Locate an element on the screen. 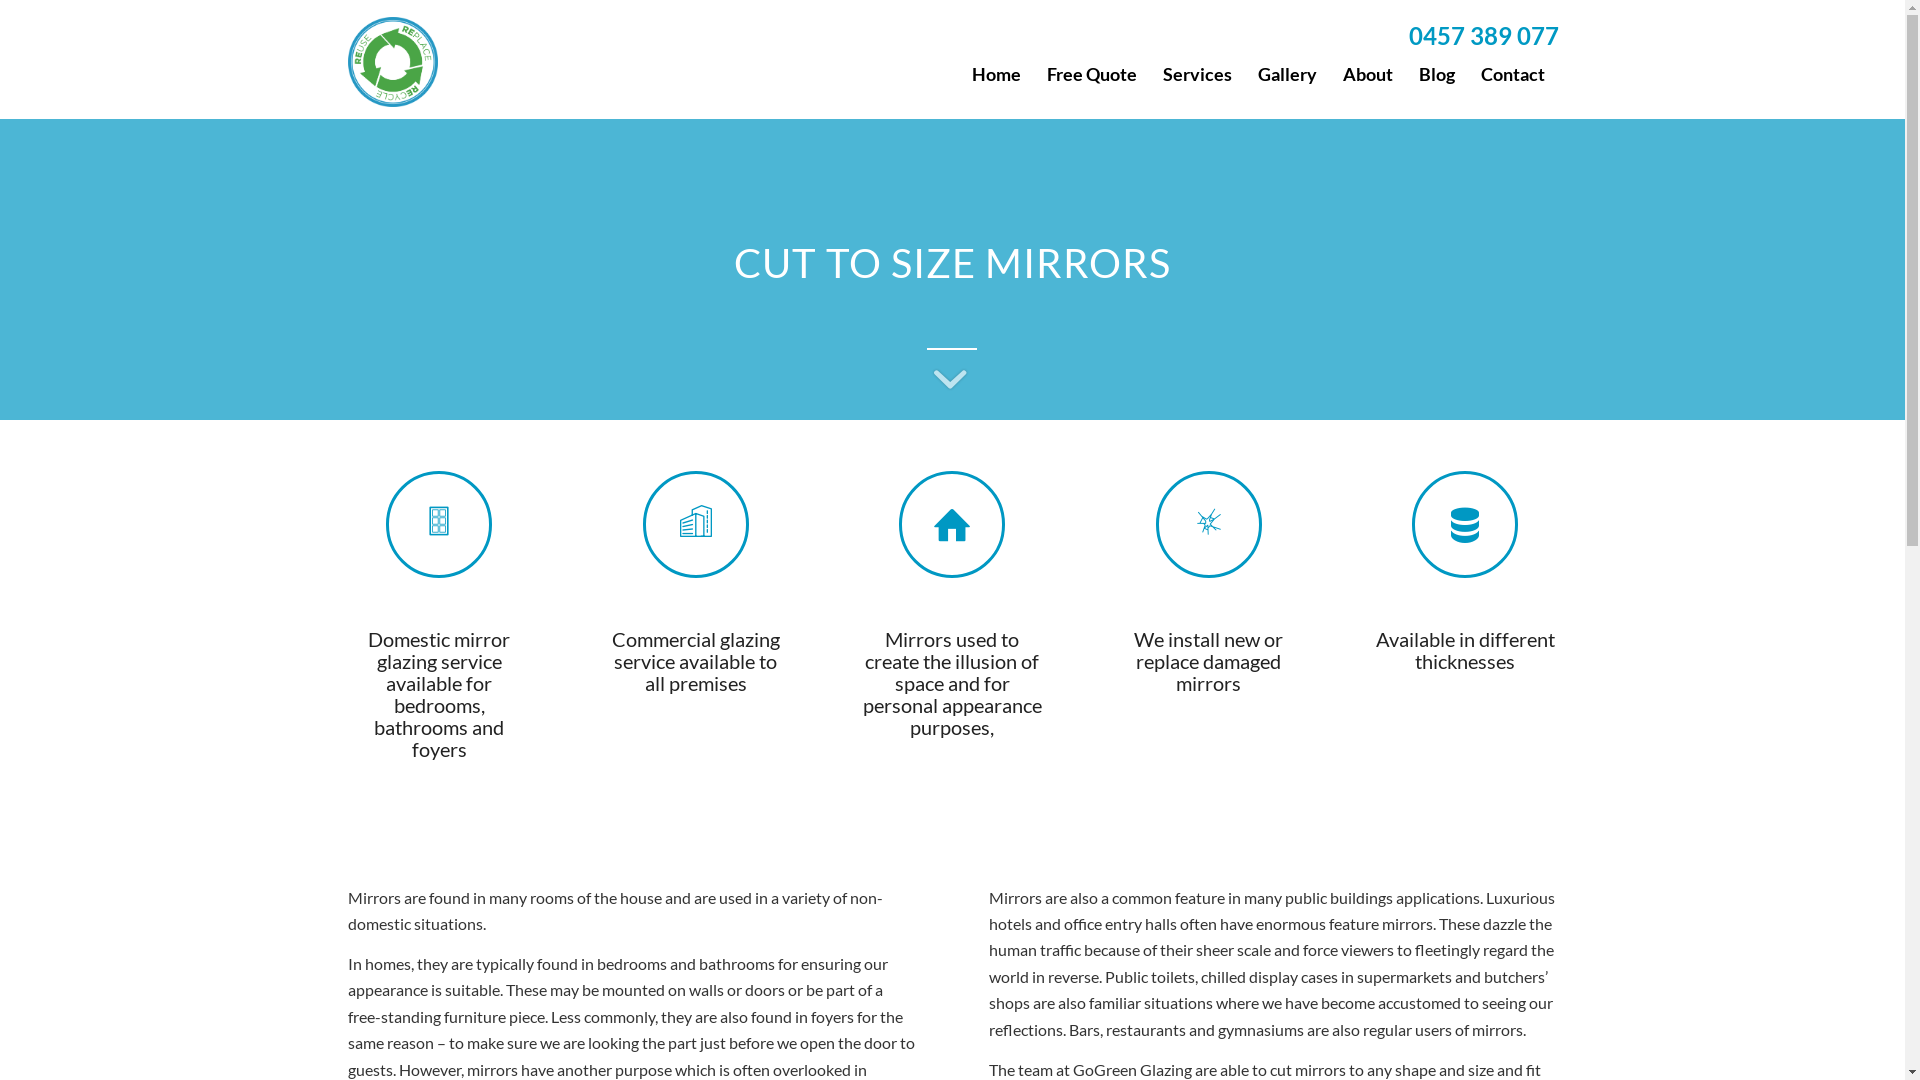 Image resolution: width=1920 pixels, height=1080 pixels. 'Gallery' is located at coordinates (1286, 72).